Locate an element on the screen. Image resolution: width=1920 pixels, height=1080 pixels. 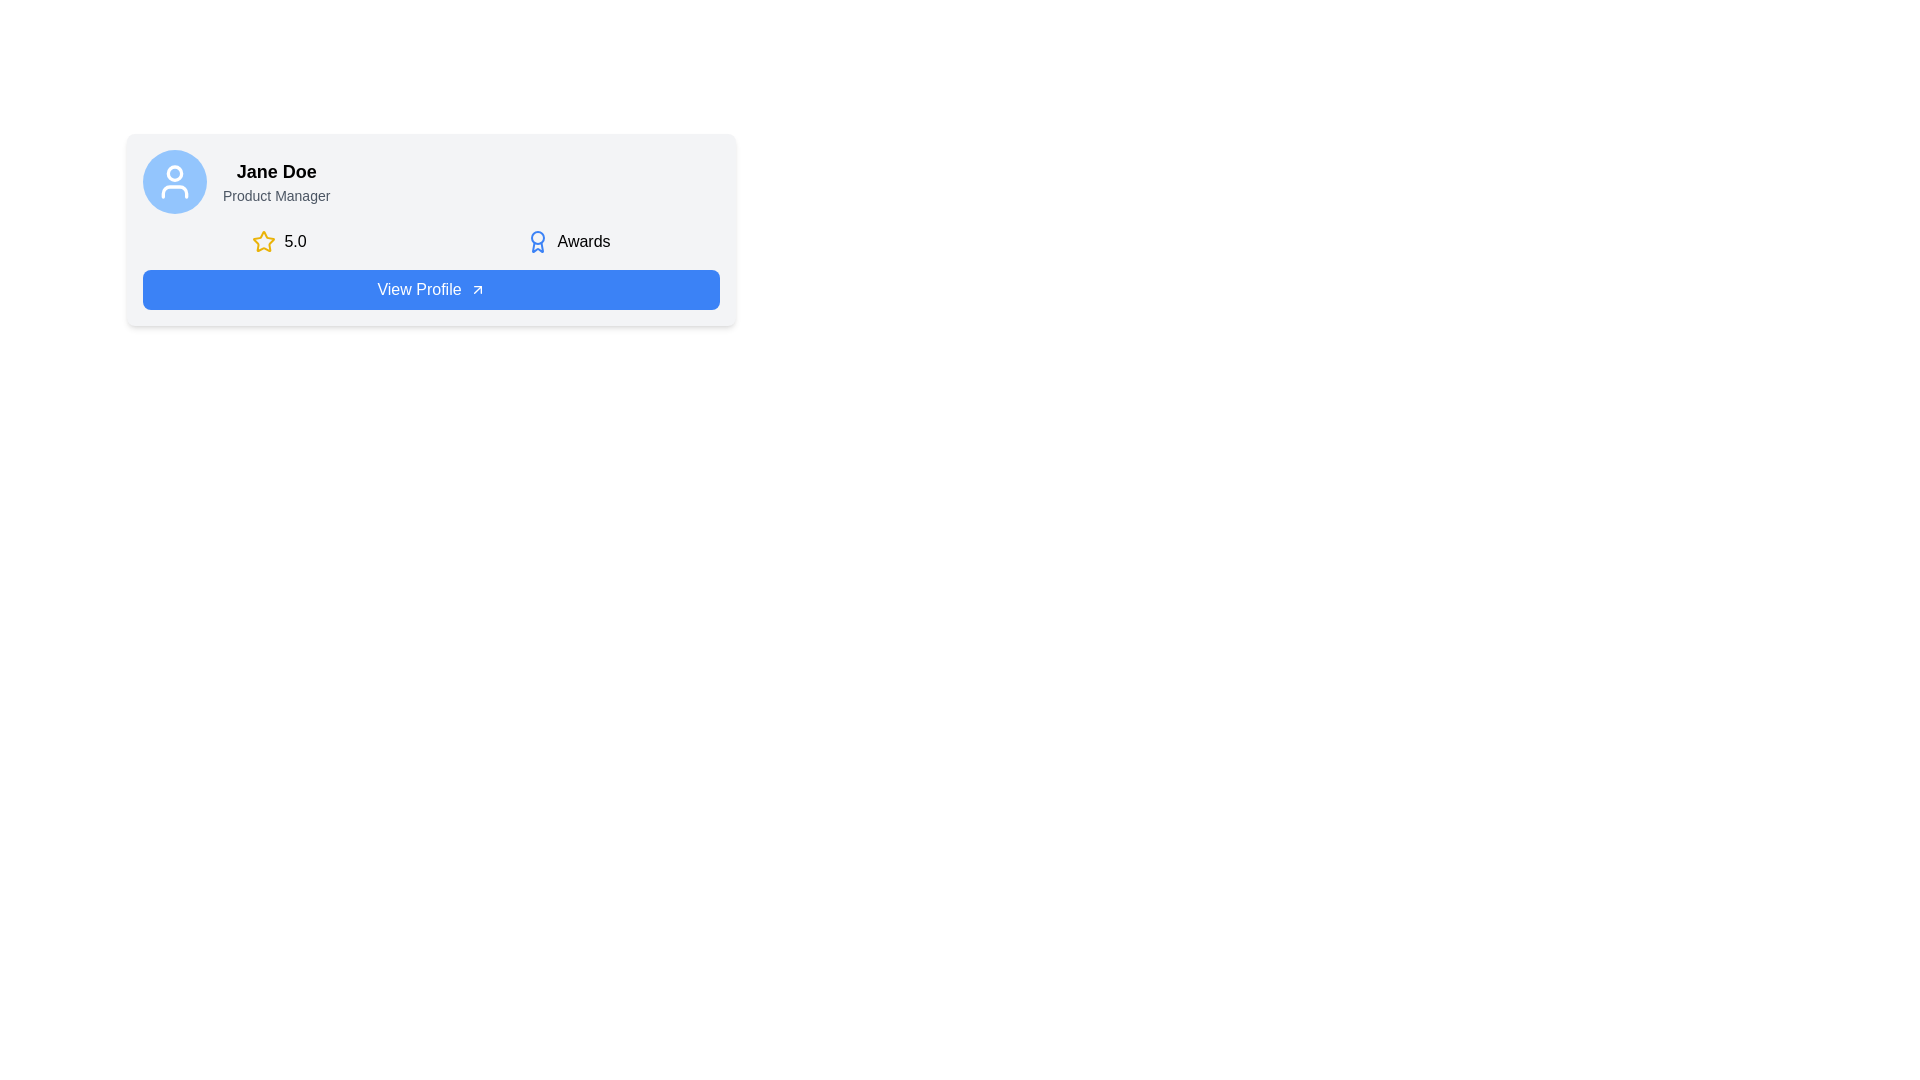
the SVG Circle, which is part of an award badge icon located to the right of a rating indicator and above the 'View Profile' button is located at coordinates (537, 237).